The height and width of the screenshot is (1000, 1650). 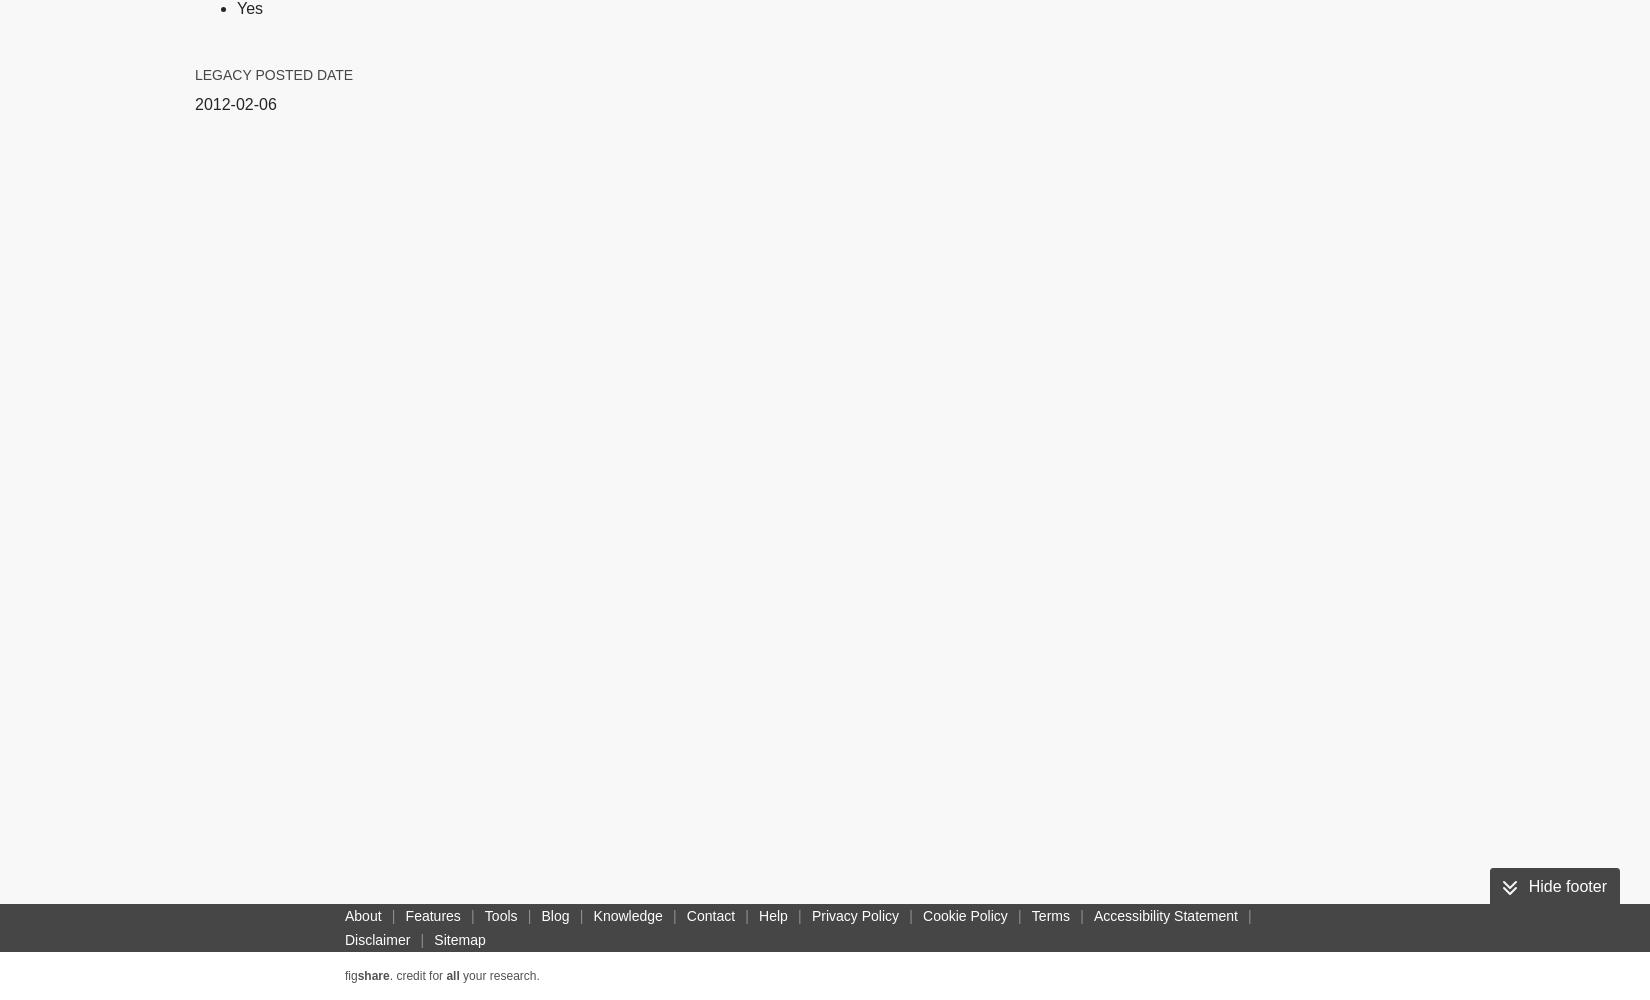 I want to click on 'NLM', so click(x=1130, y=62).